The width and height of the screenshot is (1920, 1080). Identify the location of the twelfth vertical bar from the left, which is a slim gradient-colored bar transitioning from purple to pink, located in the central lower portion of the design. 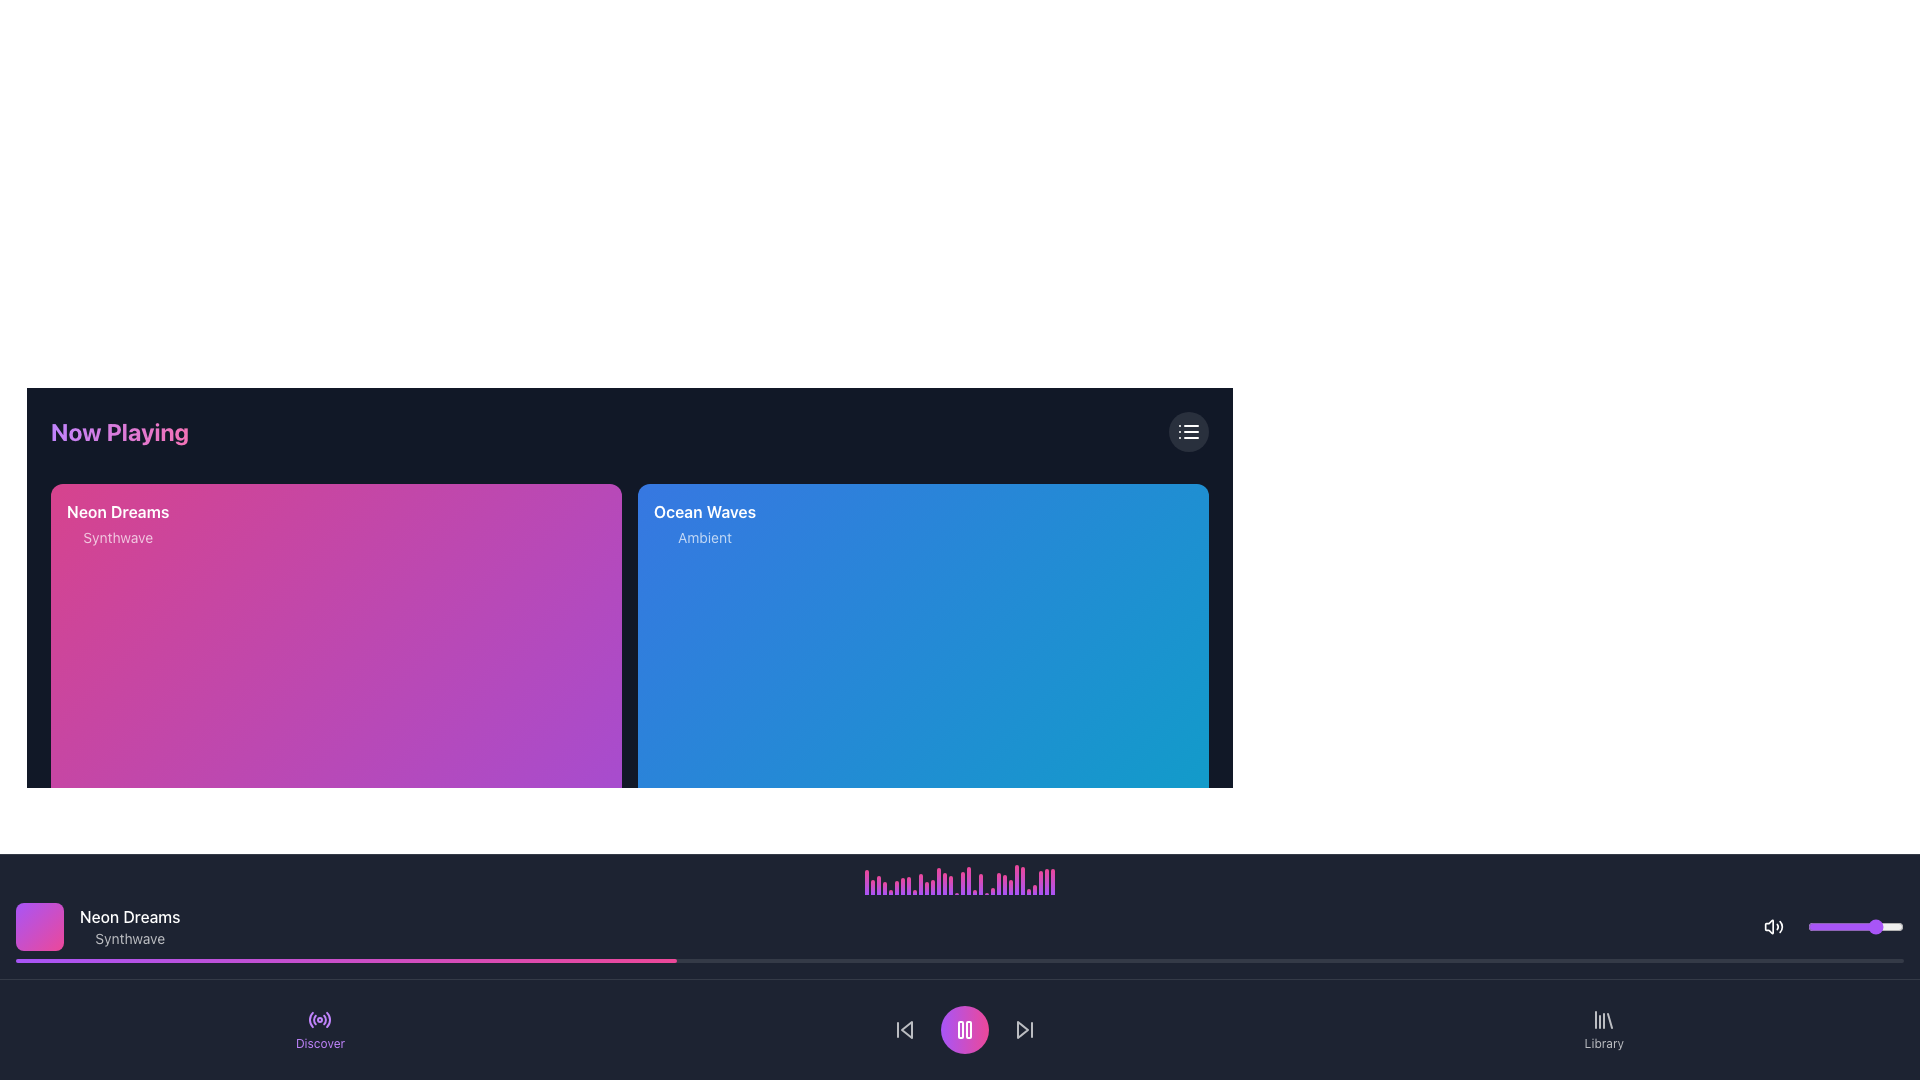
(931, 885).